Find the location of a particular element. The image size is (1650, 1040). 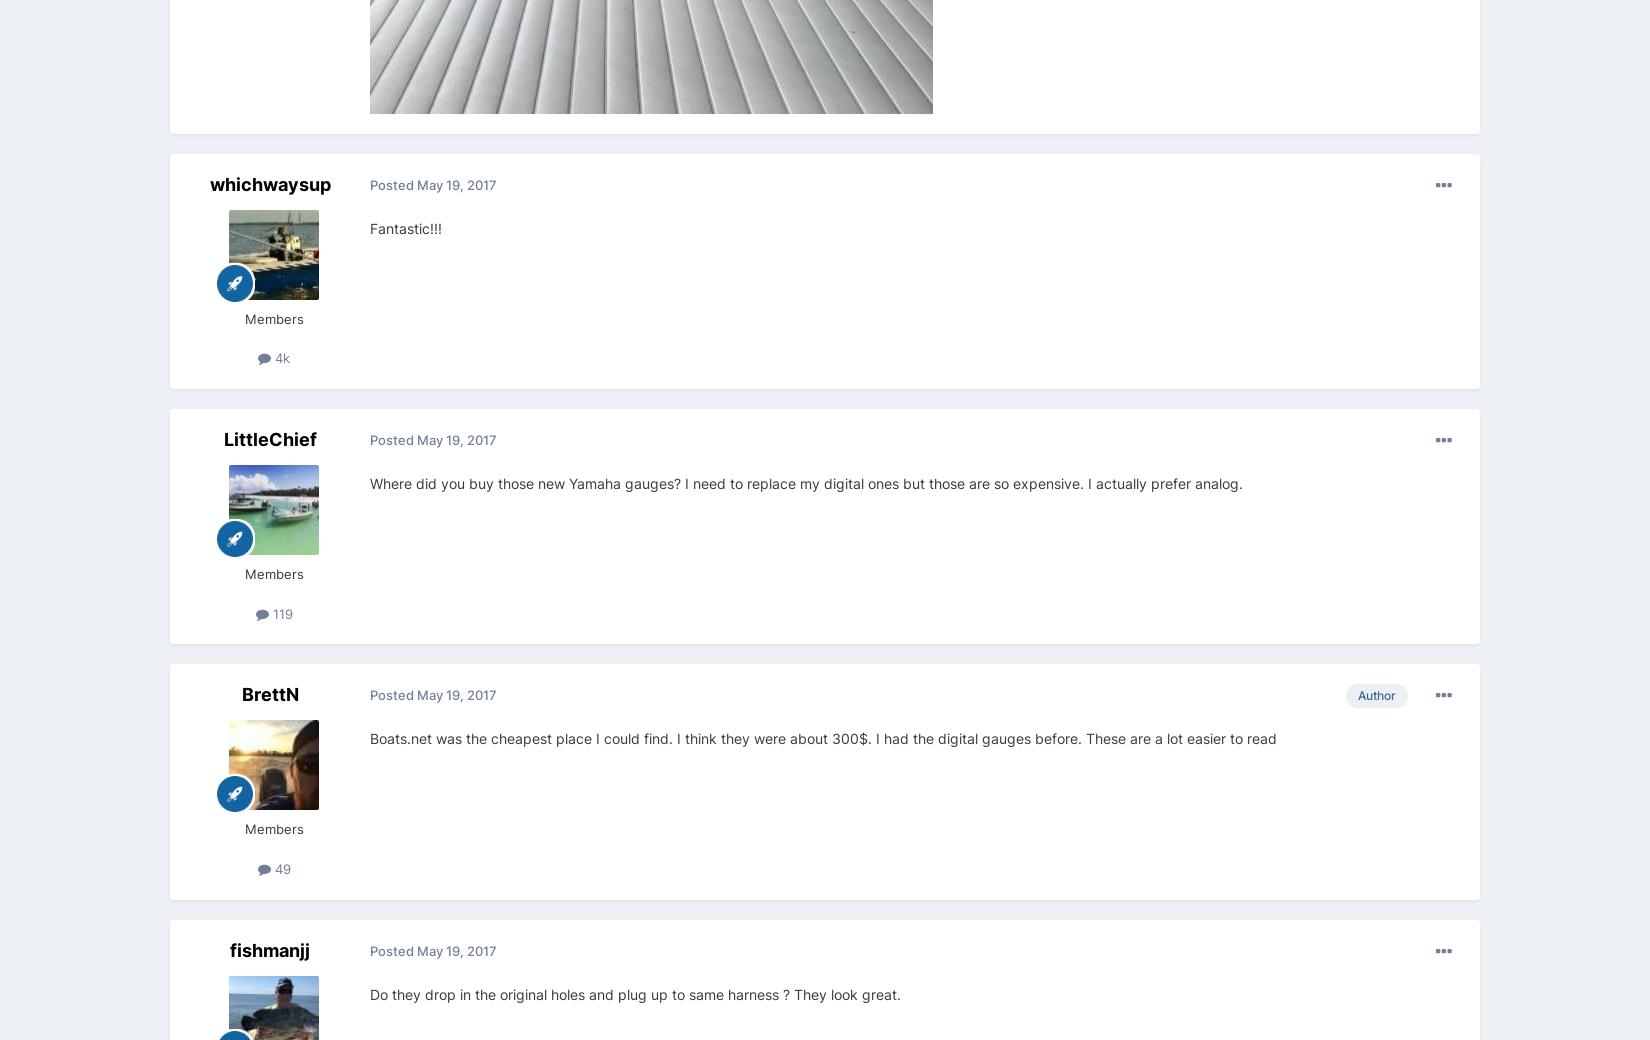

'Author' is located at coordinates (1375, 695).